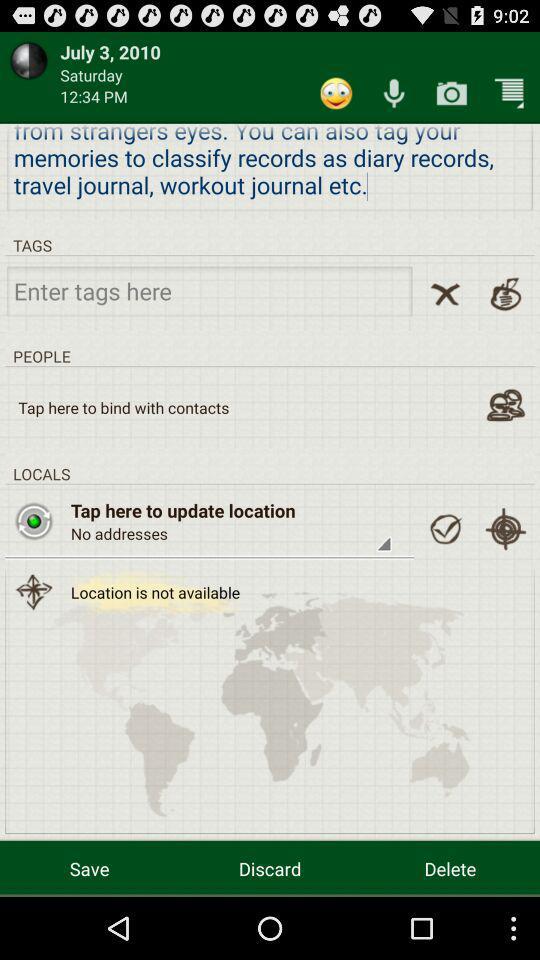 The image size is (540, 960). I want to click on clear field, so click(445, 293).